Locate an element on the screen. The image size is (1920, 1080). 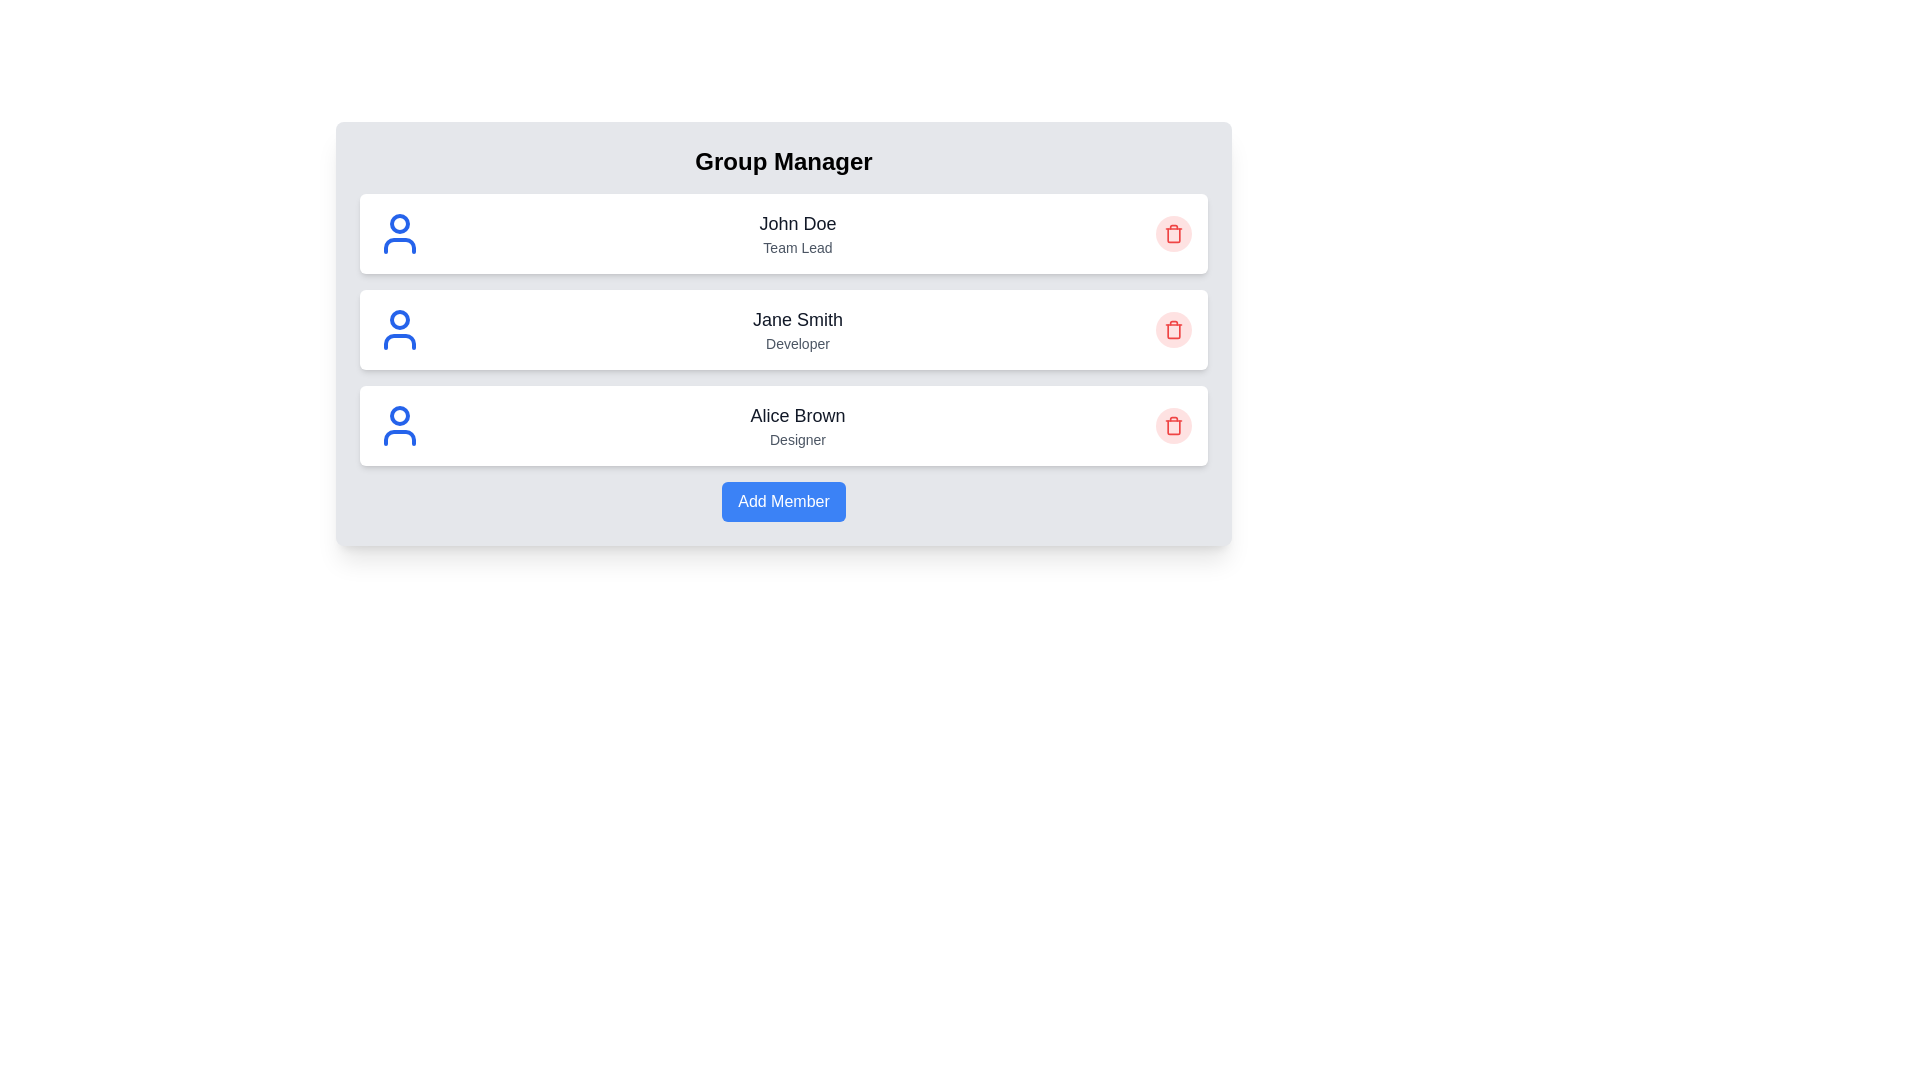
the text component displaying 'Jane Smith', which is bold, dark gray, and positioned in the upper part of a box containing another text 'Developer' below it is located at coordinates (796, 319).